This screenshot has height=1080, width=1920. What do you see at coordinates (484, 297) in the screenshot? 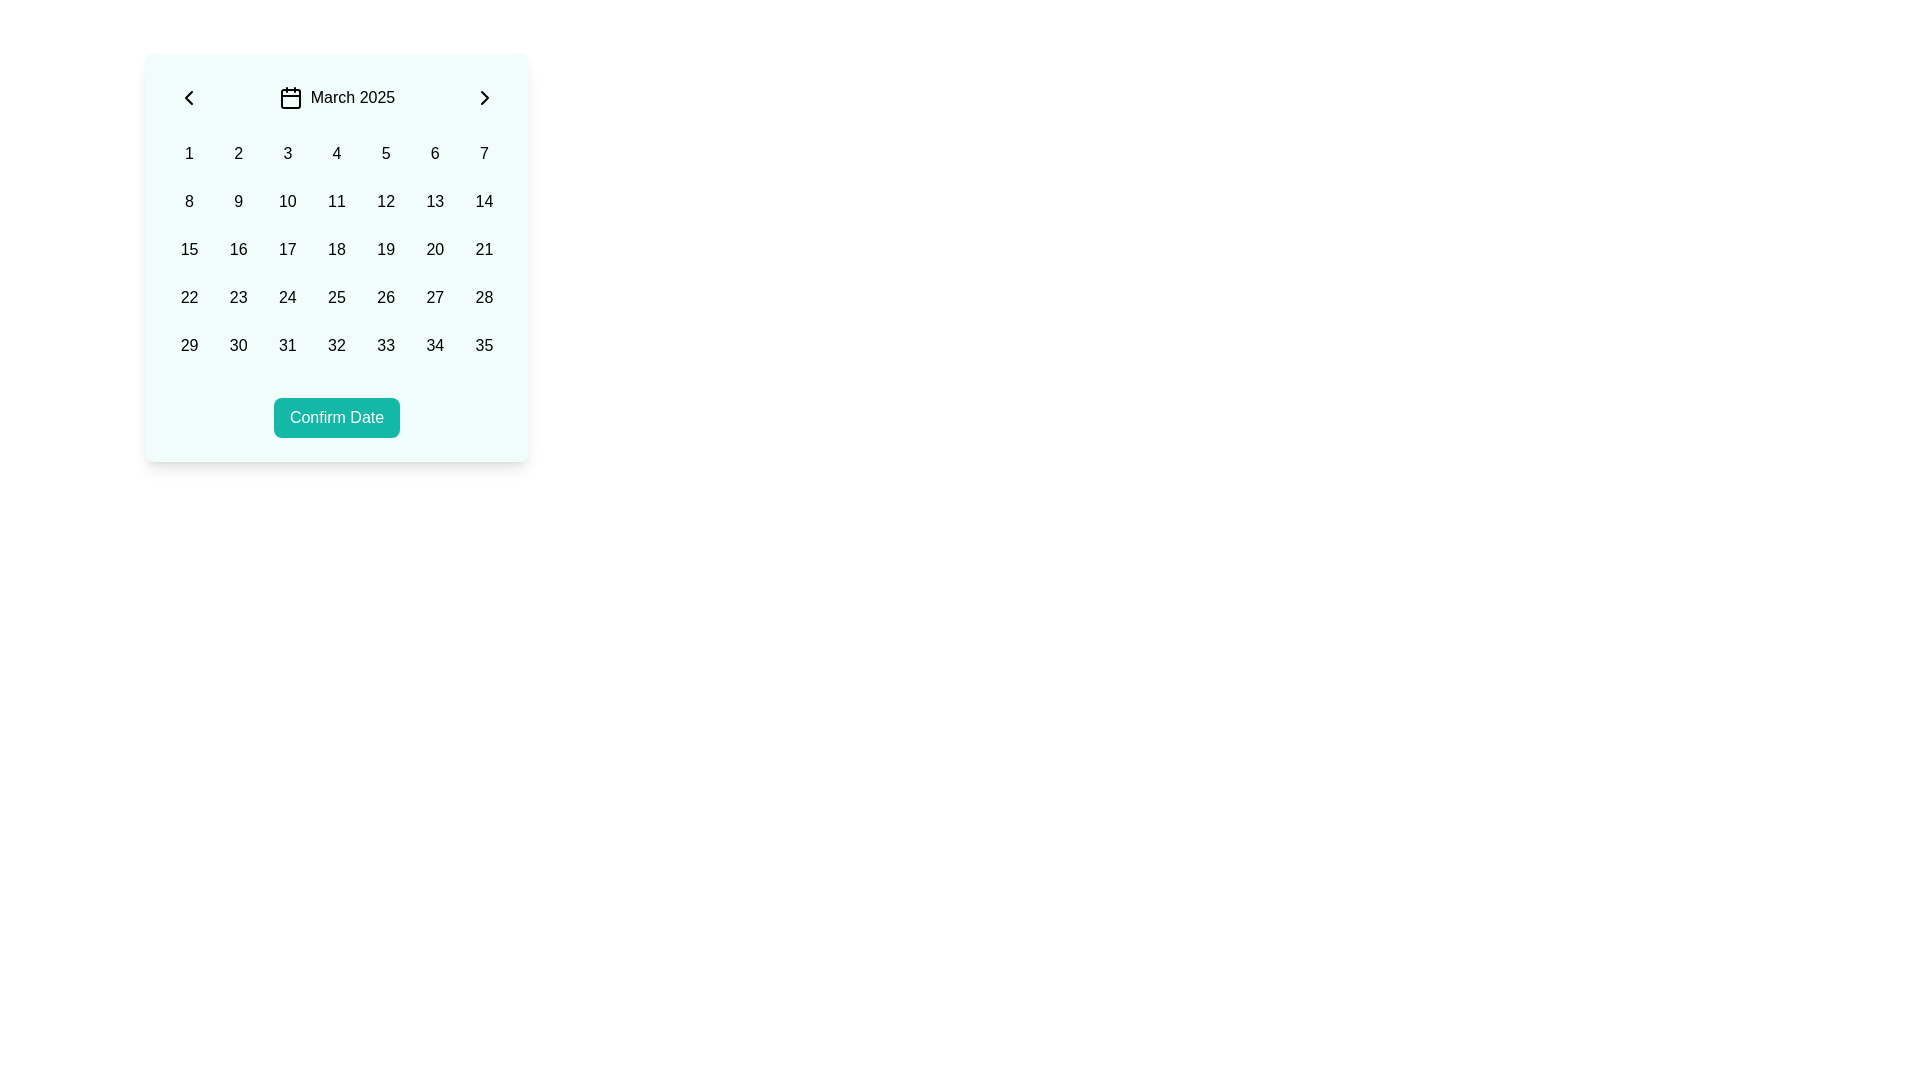
I see `the selectable date button (28) in the calendar interface located in the bottom-right region of the grid layout` at bounding box center [484, 297].